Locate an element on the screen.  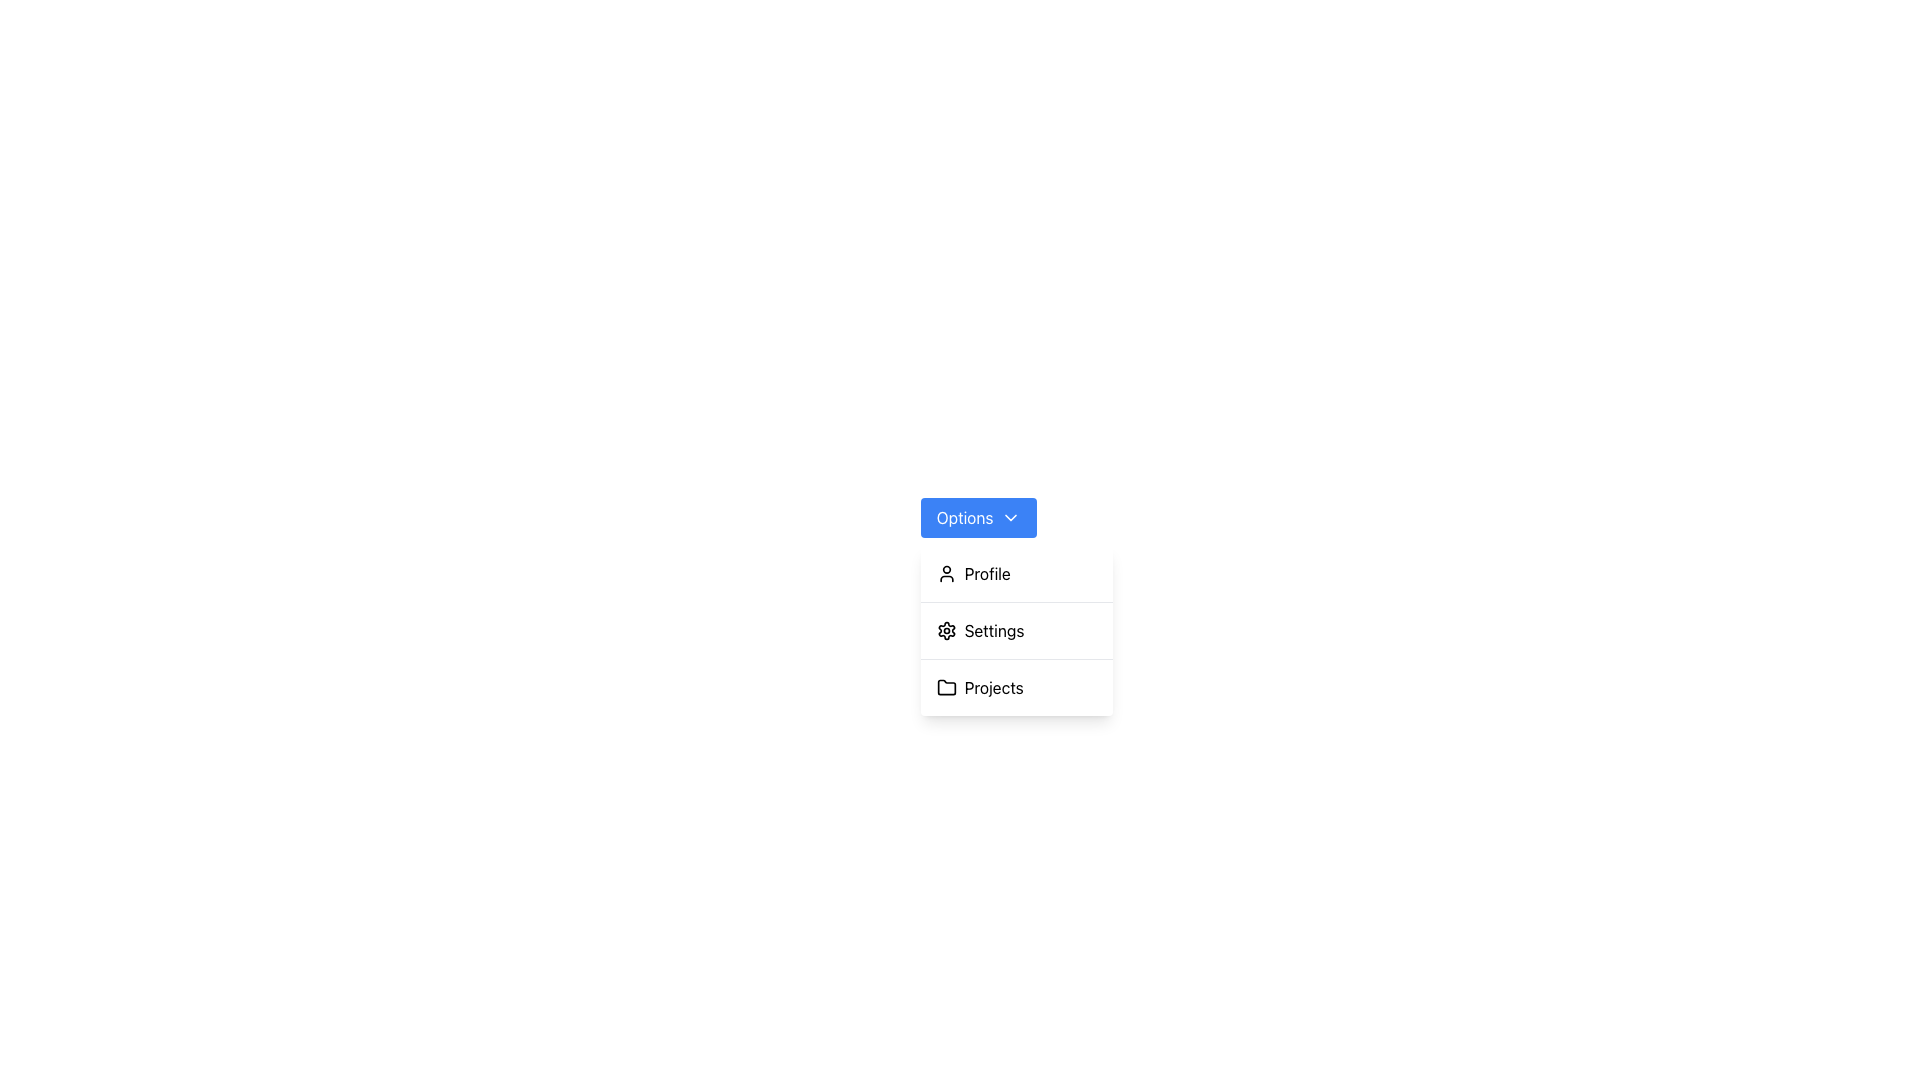
the hyperlink that serves as a navigation link to the settings page, which is the second item in a vertical list located below the 'Profile' option and above the 'Projects' option is located at coordinates (1016, 631).